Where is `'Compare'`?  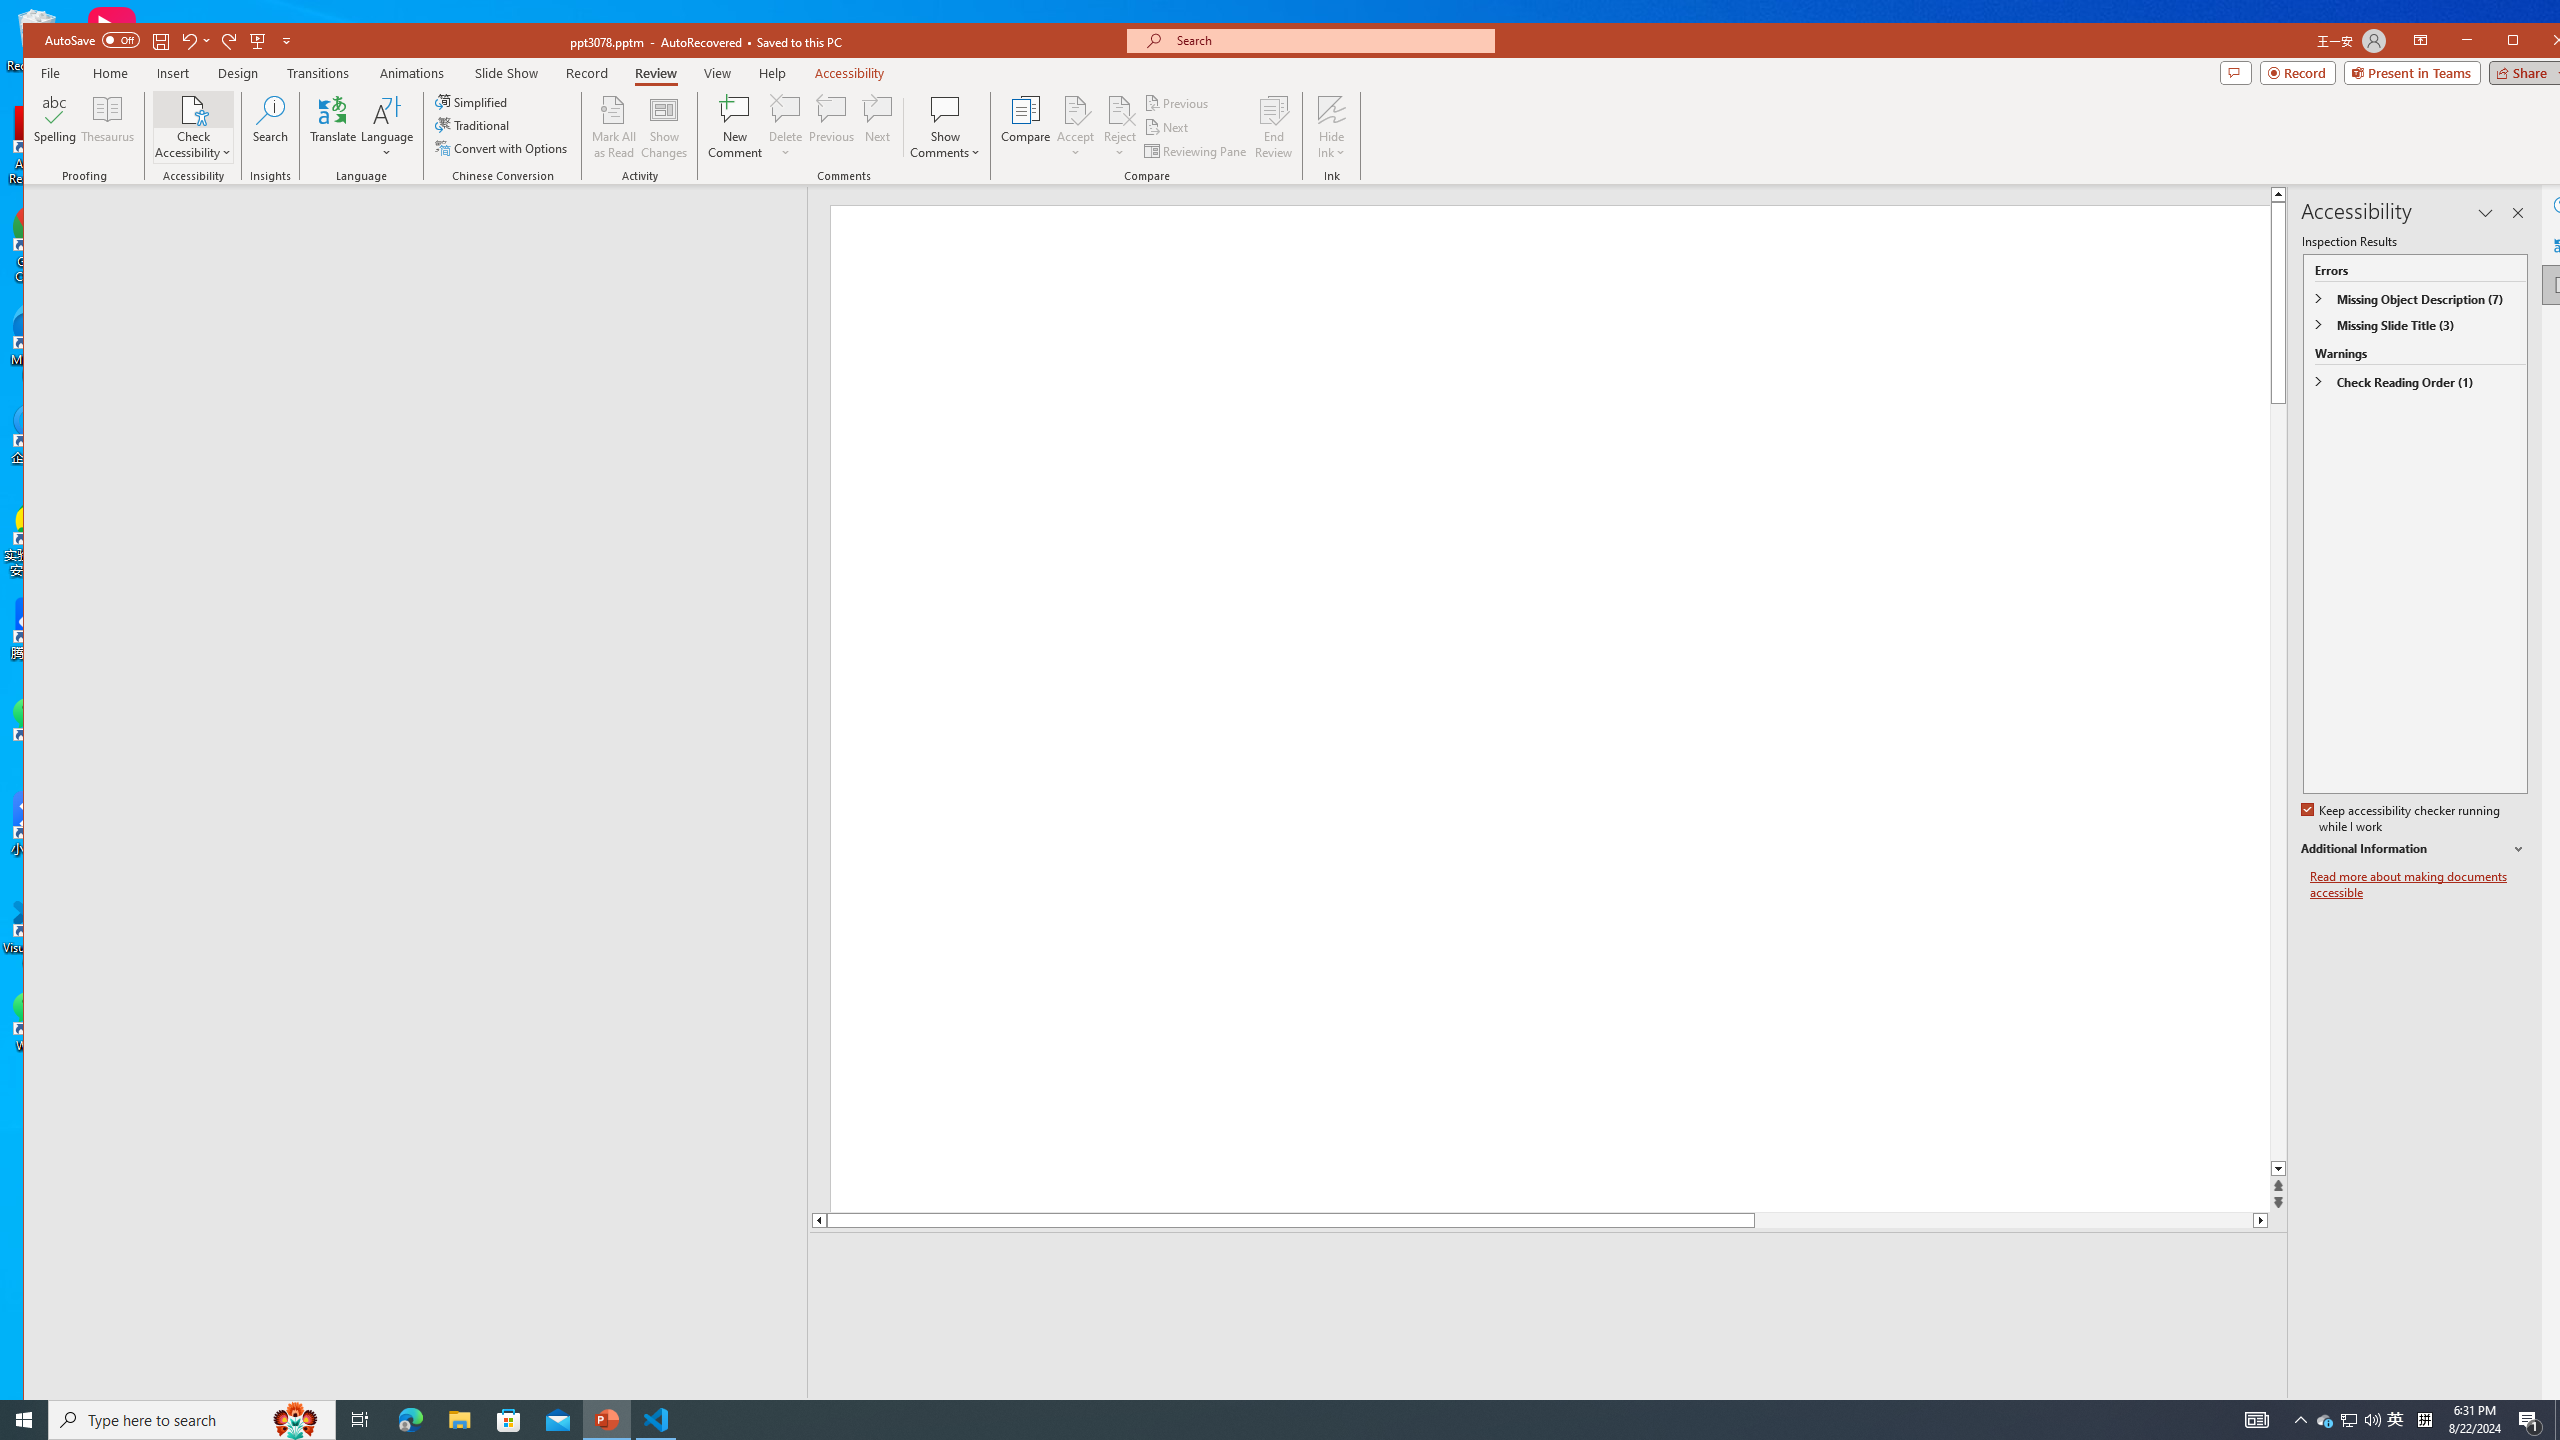
'Compare' is located at coordinates (1024, 126).